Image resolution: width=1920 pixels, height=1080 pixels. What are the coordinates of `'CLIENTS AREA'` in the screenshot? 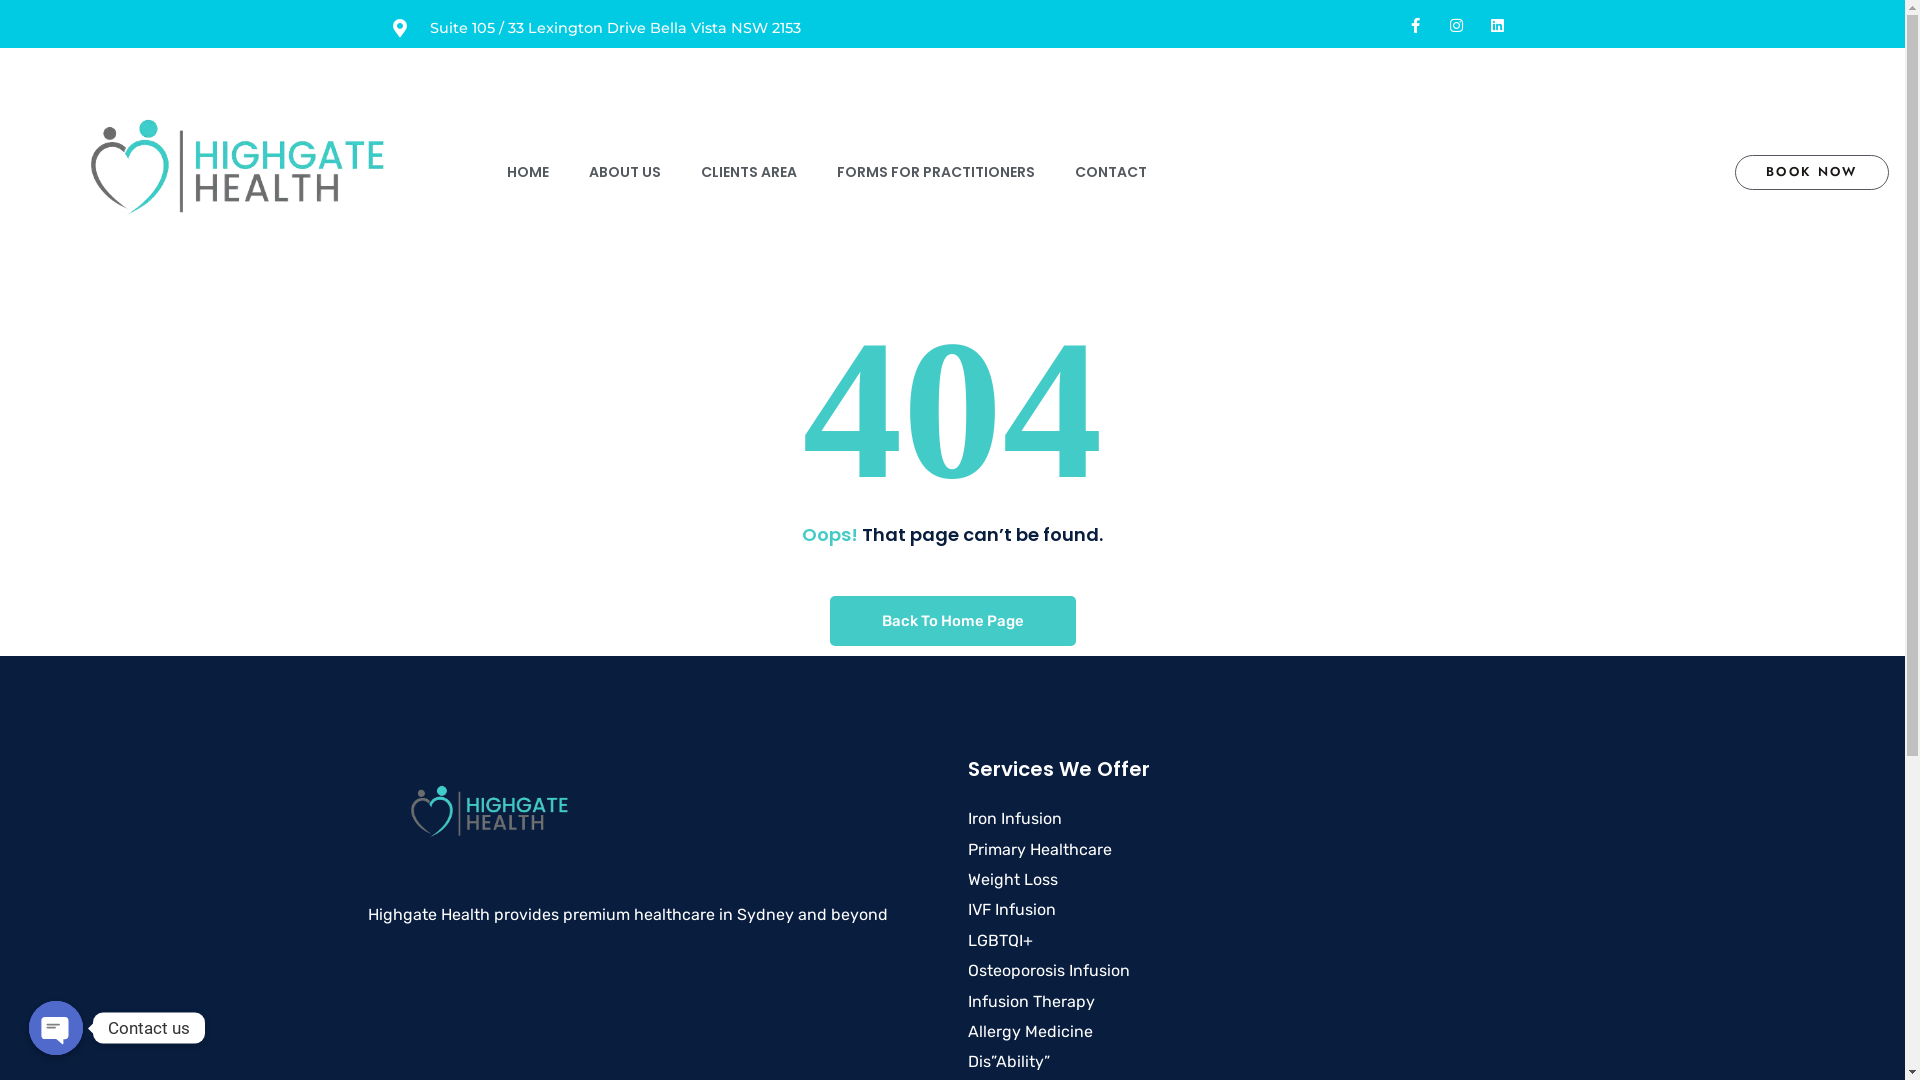 It's located at (747, 171).